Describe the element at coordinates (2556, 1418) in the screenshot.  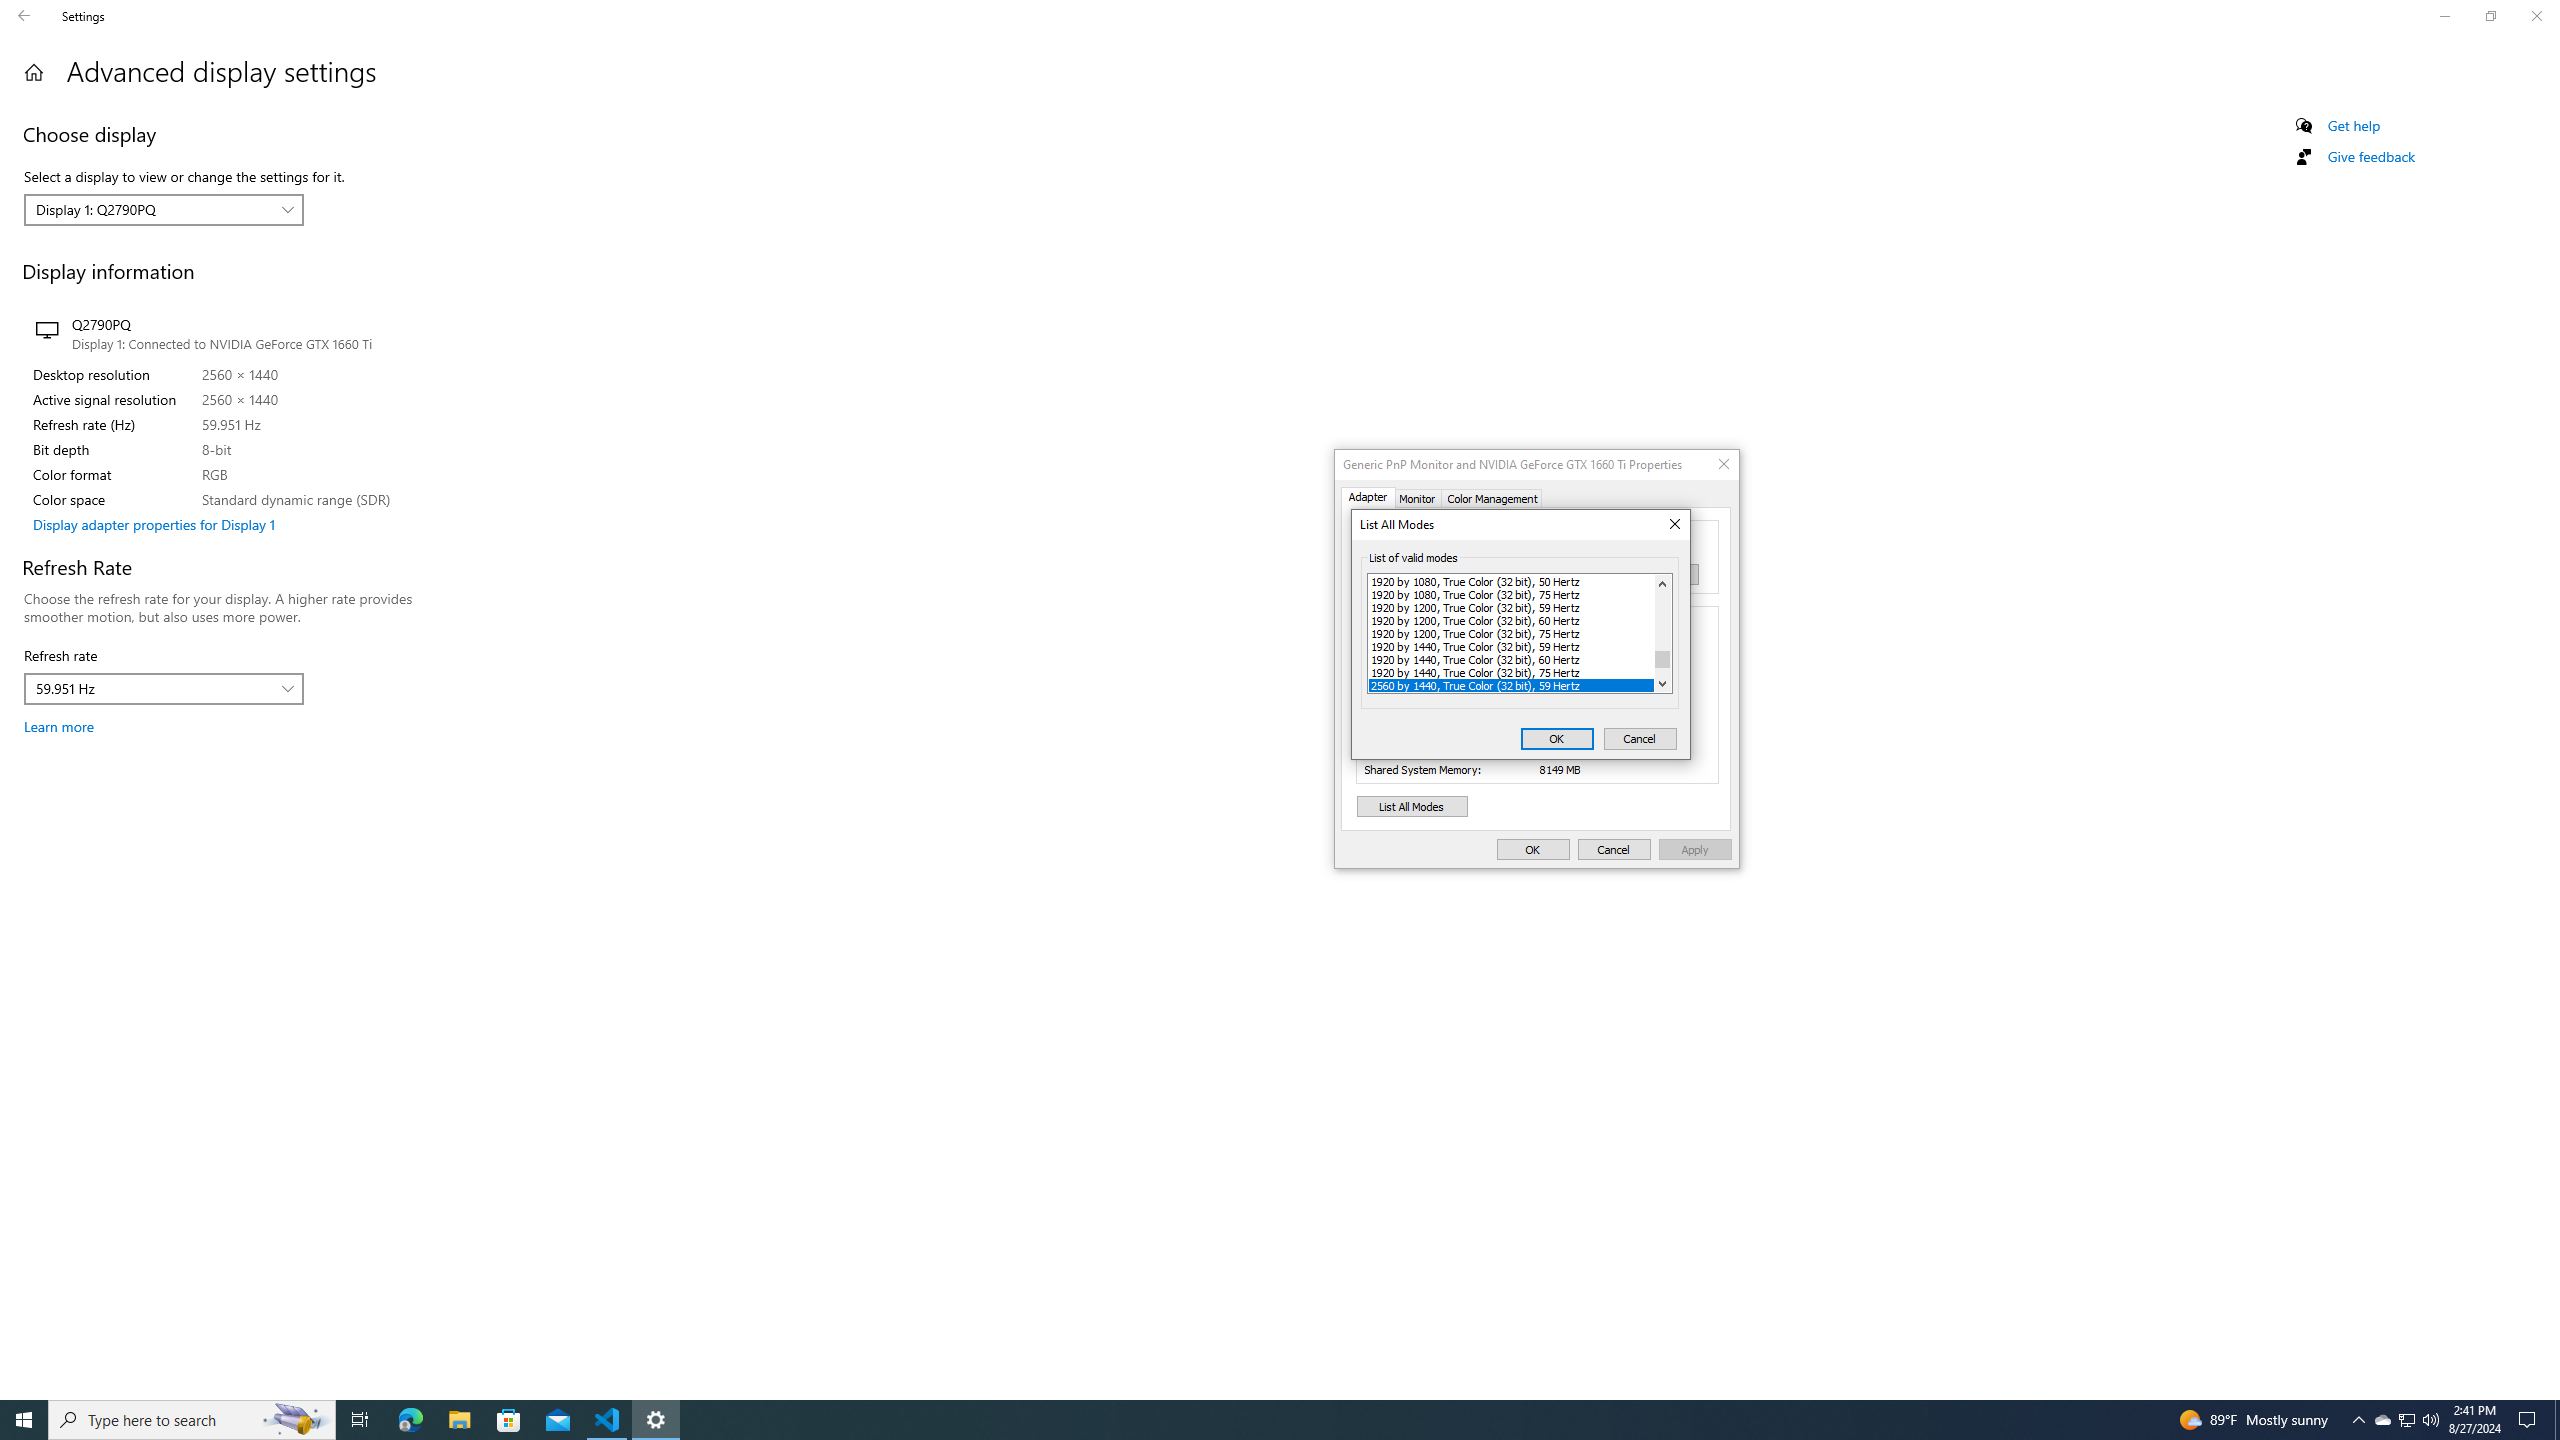
I see `'Show desktop'` at that location.